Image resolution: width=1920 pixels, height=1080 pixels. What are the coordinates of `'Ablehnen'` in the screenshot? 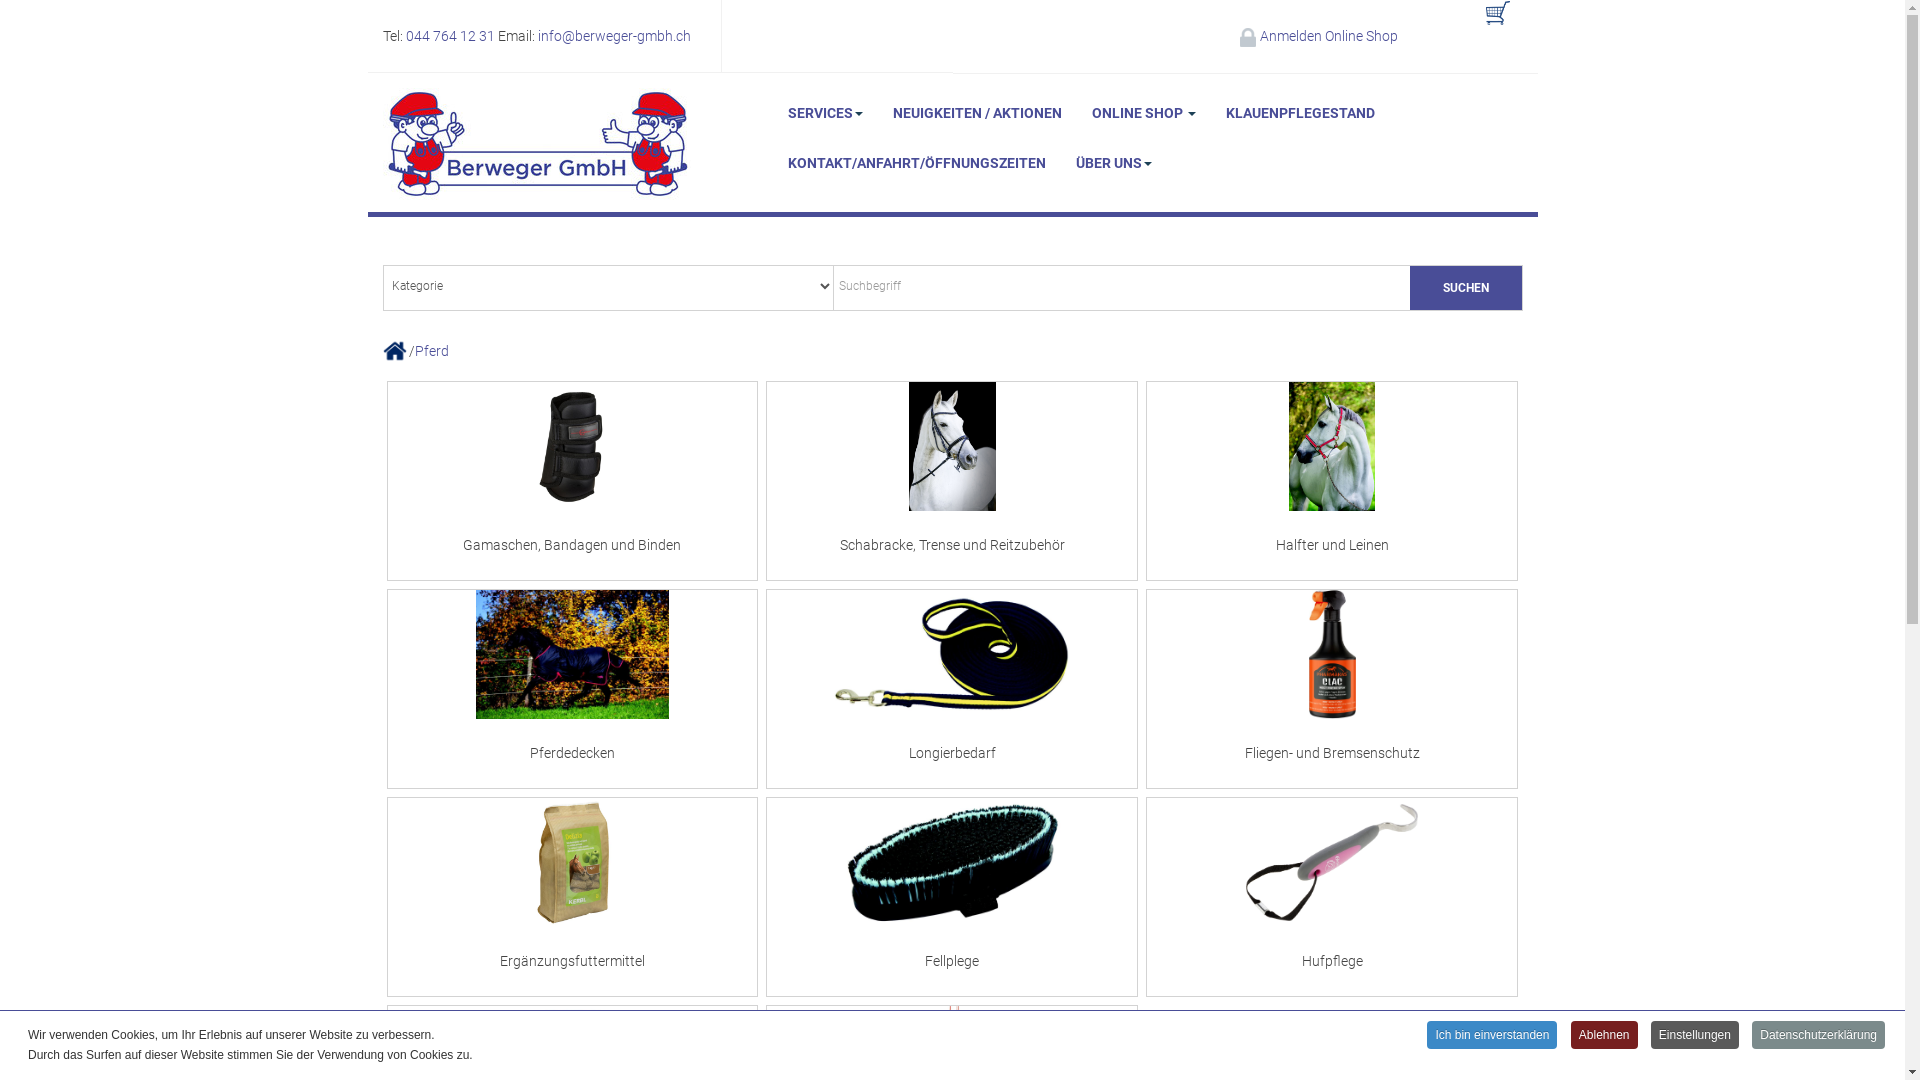 It's located at (1604, 1035).